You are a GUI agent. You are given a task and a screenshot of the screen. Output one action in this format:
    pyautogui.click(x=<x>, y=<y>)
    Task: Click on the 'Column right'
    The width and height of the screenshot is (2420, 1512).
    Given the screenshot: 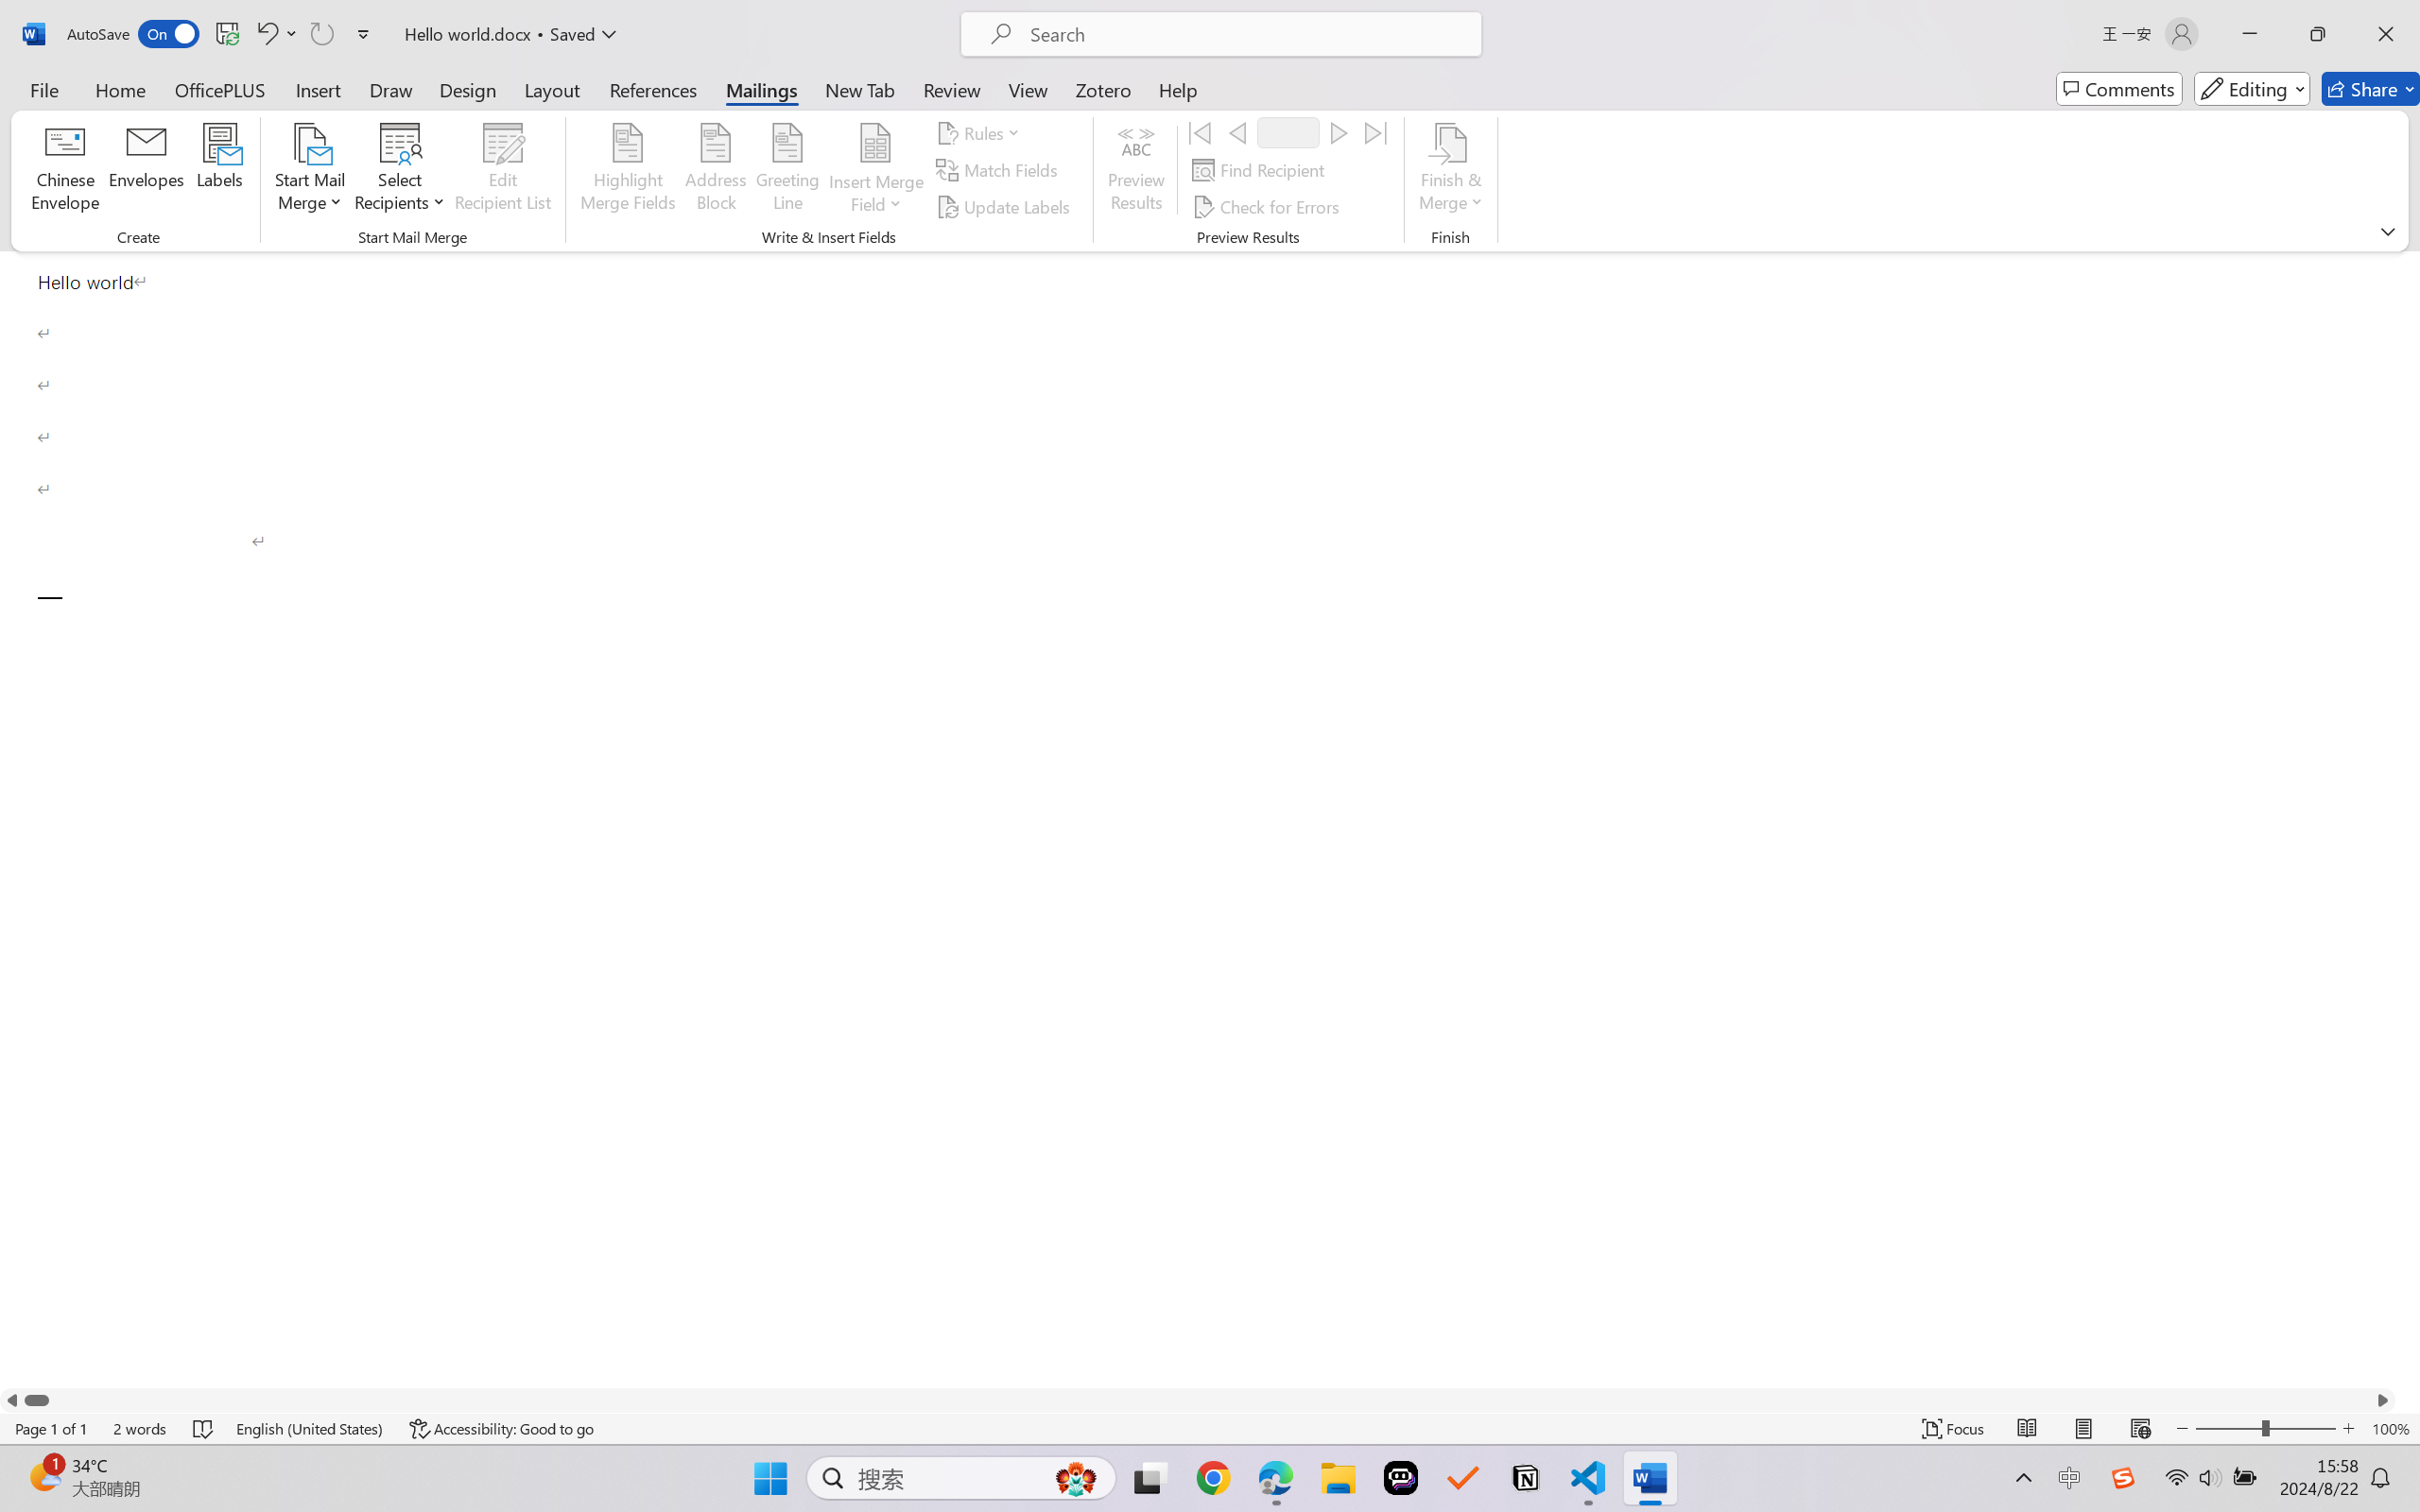 What is the action you would take?
    pyautogui.click(x=2383, y=1399)
    